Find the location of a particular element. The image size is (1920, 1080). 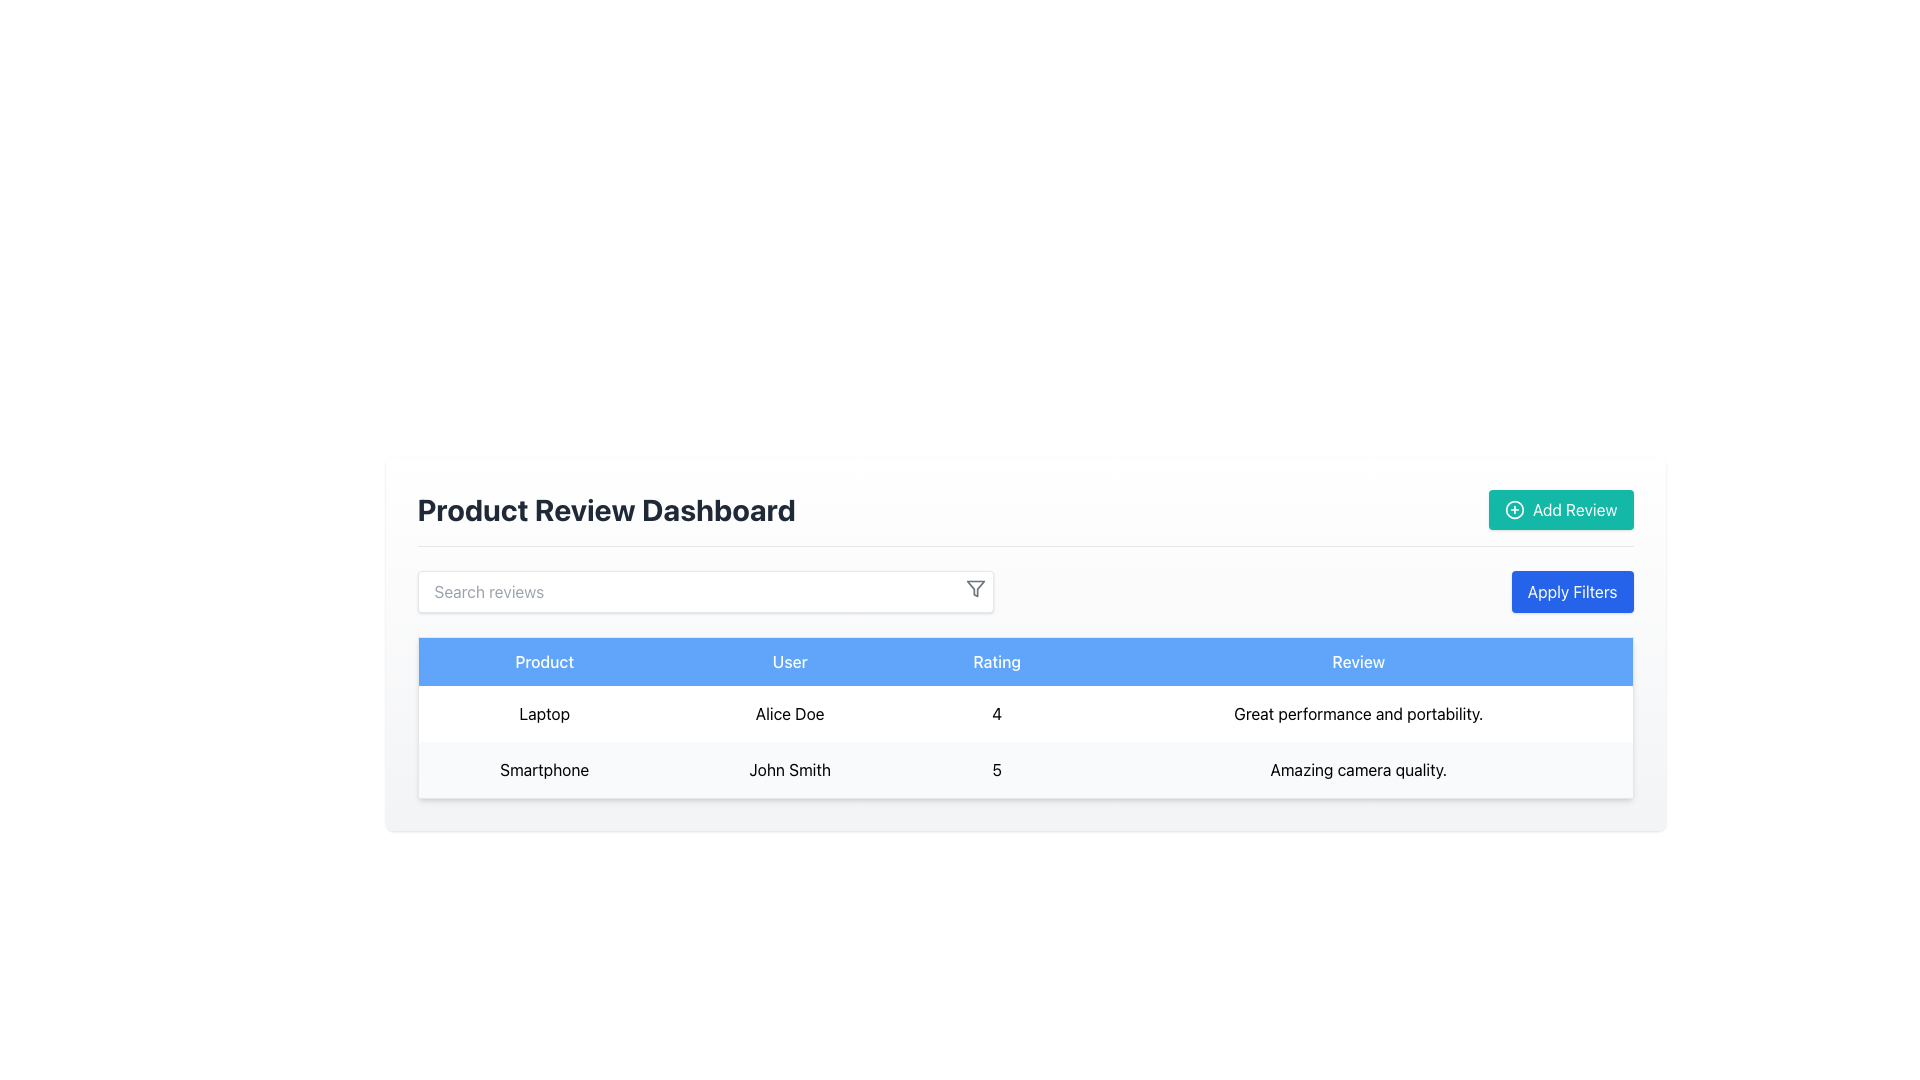

the 'Review' Text Label, which is a rectangular area with a sky-blue background and the word 'Review' in white, located in the top-right of the header row in a table is located at coordinates (1359, 661).